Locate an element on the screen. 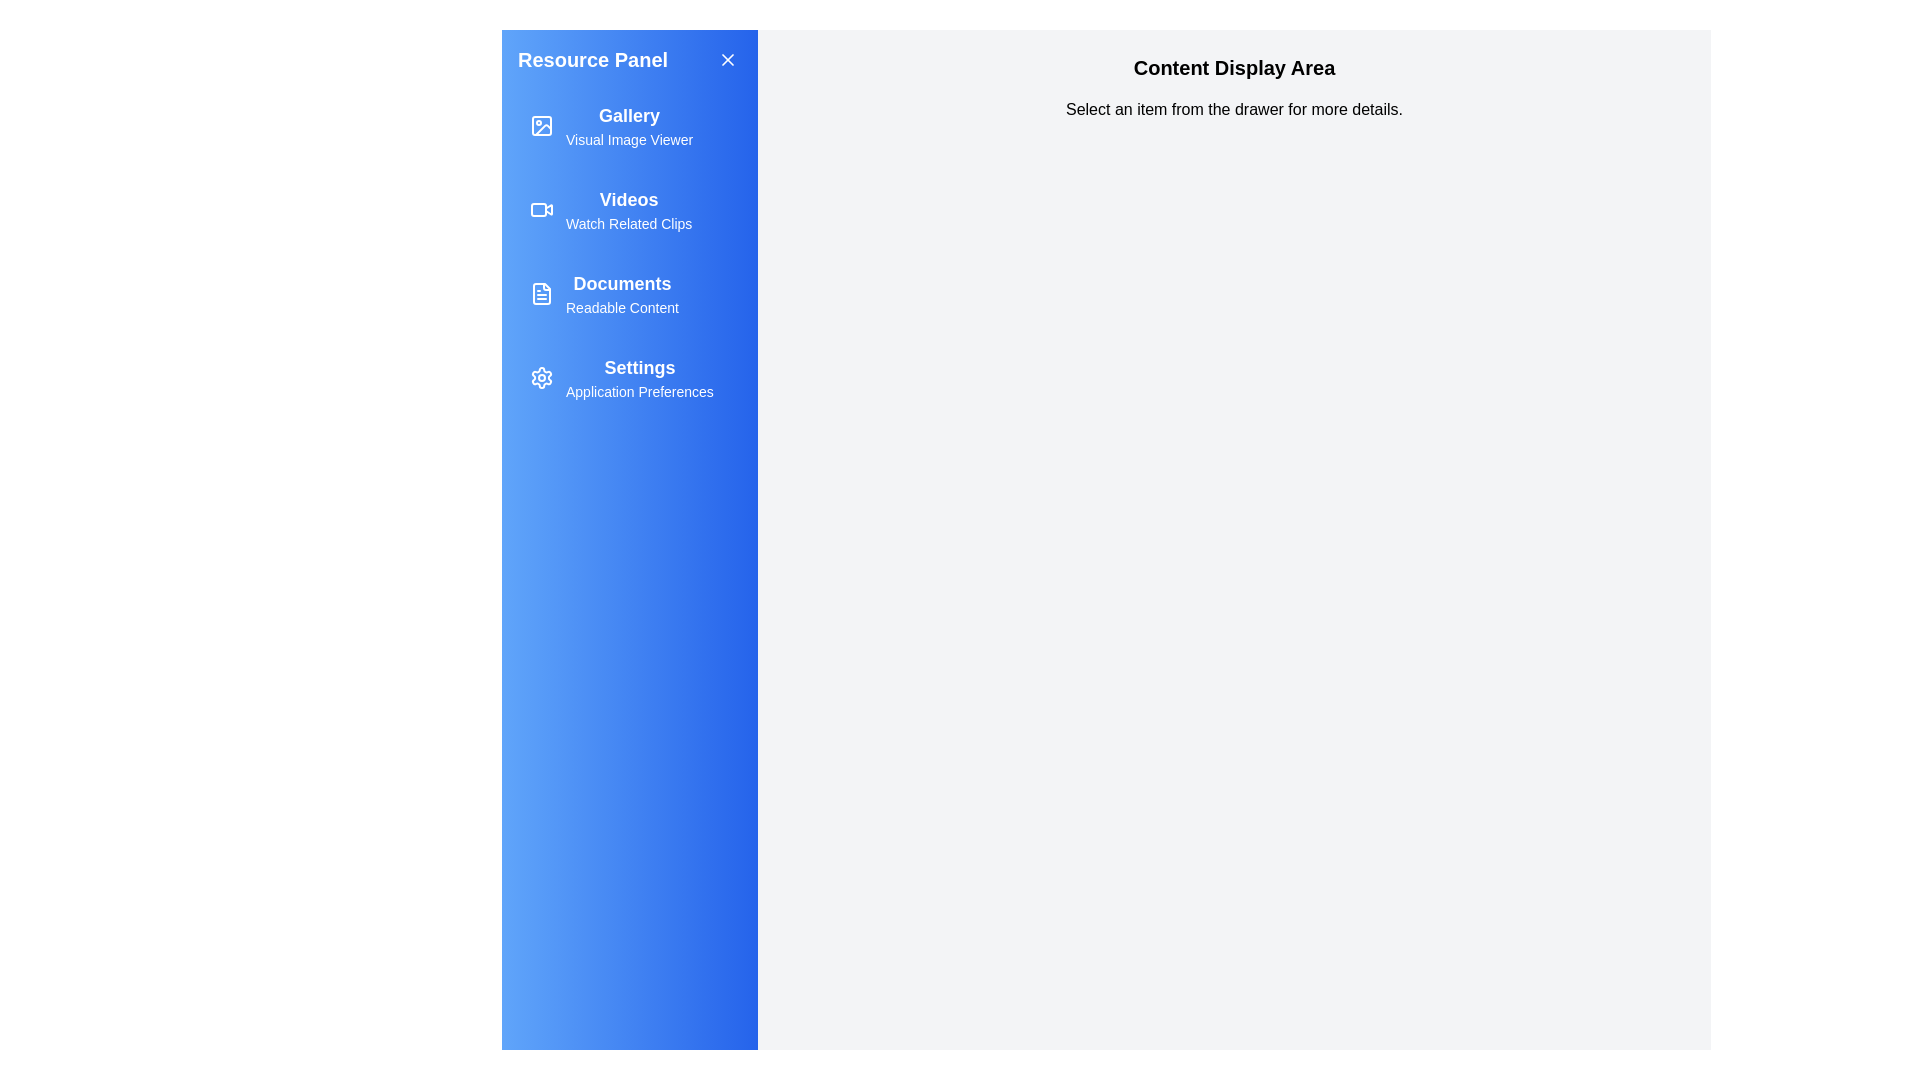  the close button of the drawer to hide it is located at coordinates (727, 59).